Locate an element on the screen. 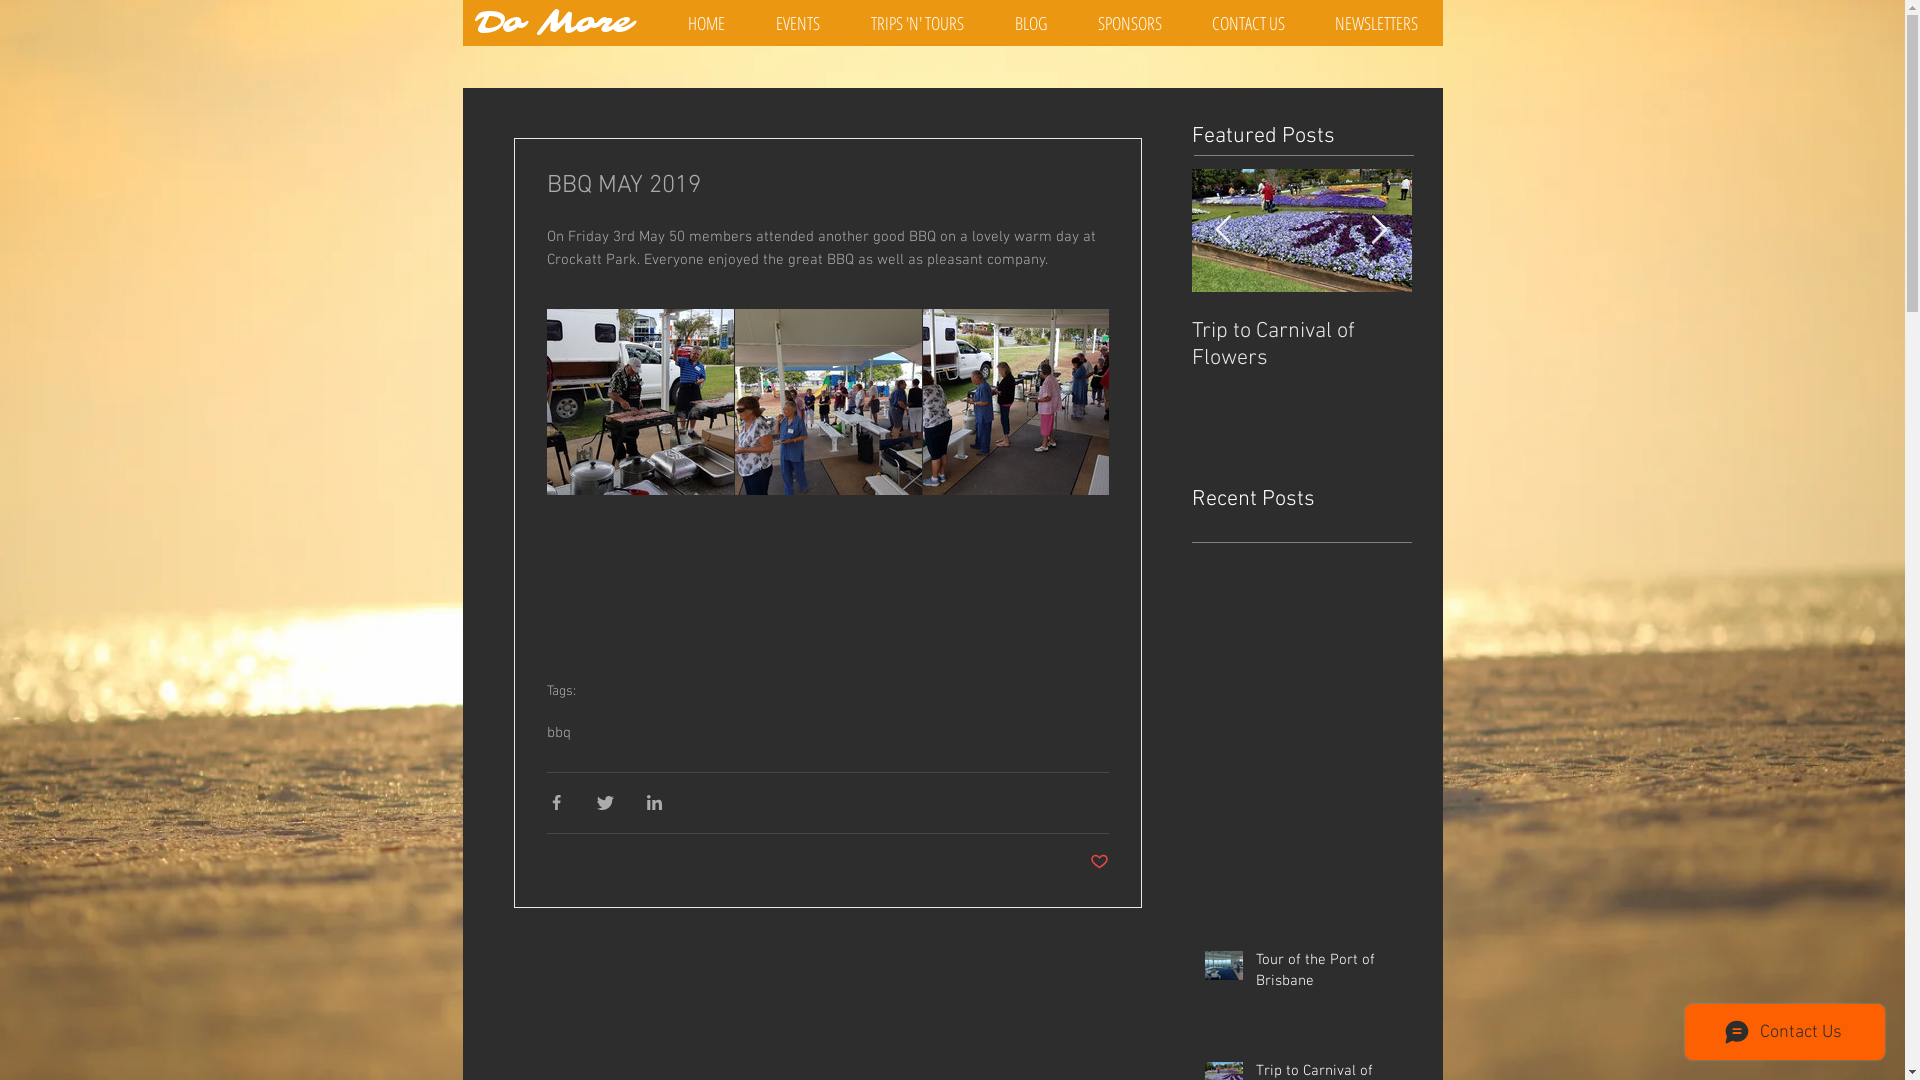 The image size is (1920, 1080). 'Tour of the Port of Brisbane' is located at coordinates (1301, 343).